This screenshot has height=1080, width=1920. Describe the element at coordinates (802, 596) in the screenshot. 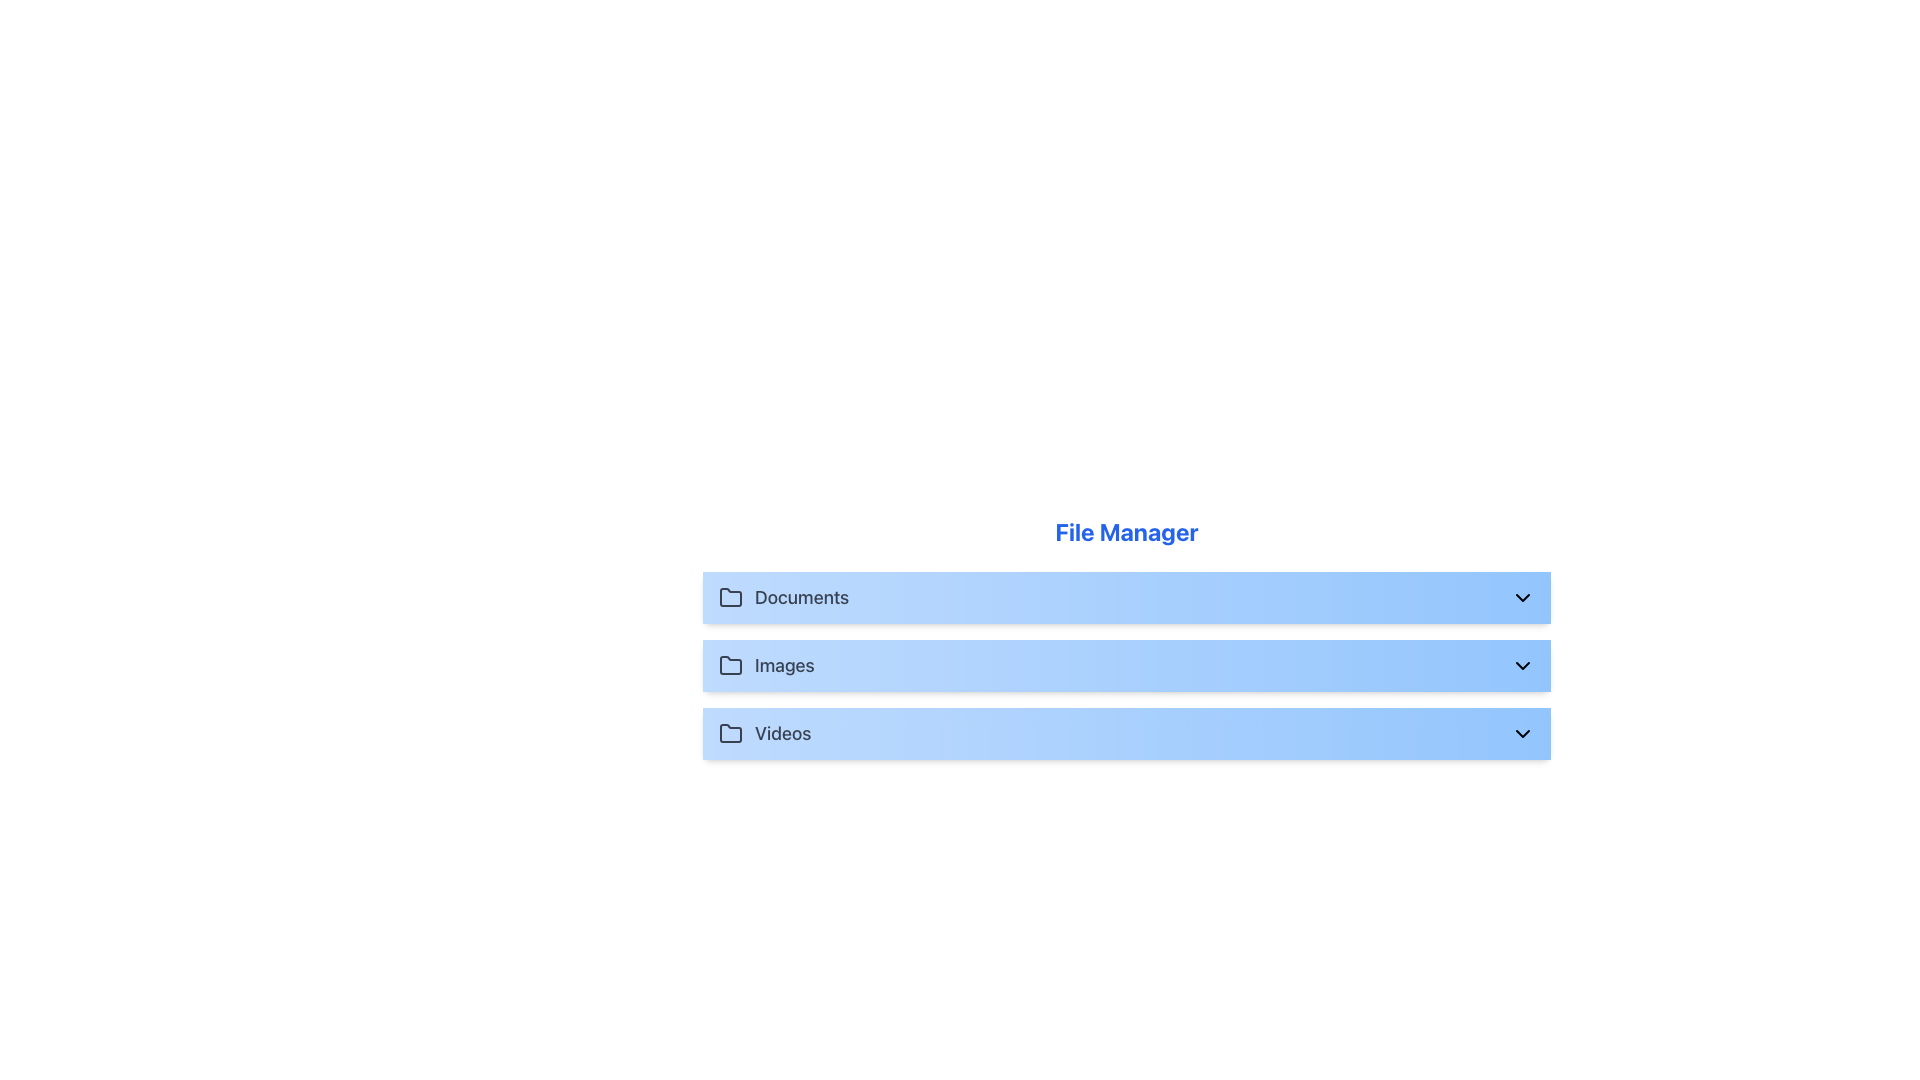

I see `the 'Documents' text label which is styled with a medium-sized font and light gray color, located in the top entry of the vertical list under 'File Manager', to the right of a folder icon` at that location.